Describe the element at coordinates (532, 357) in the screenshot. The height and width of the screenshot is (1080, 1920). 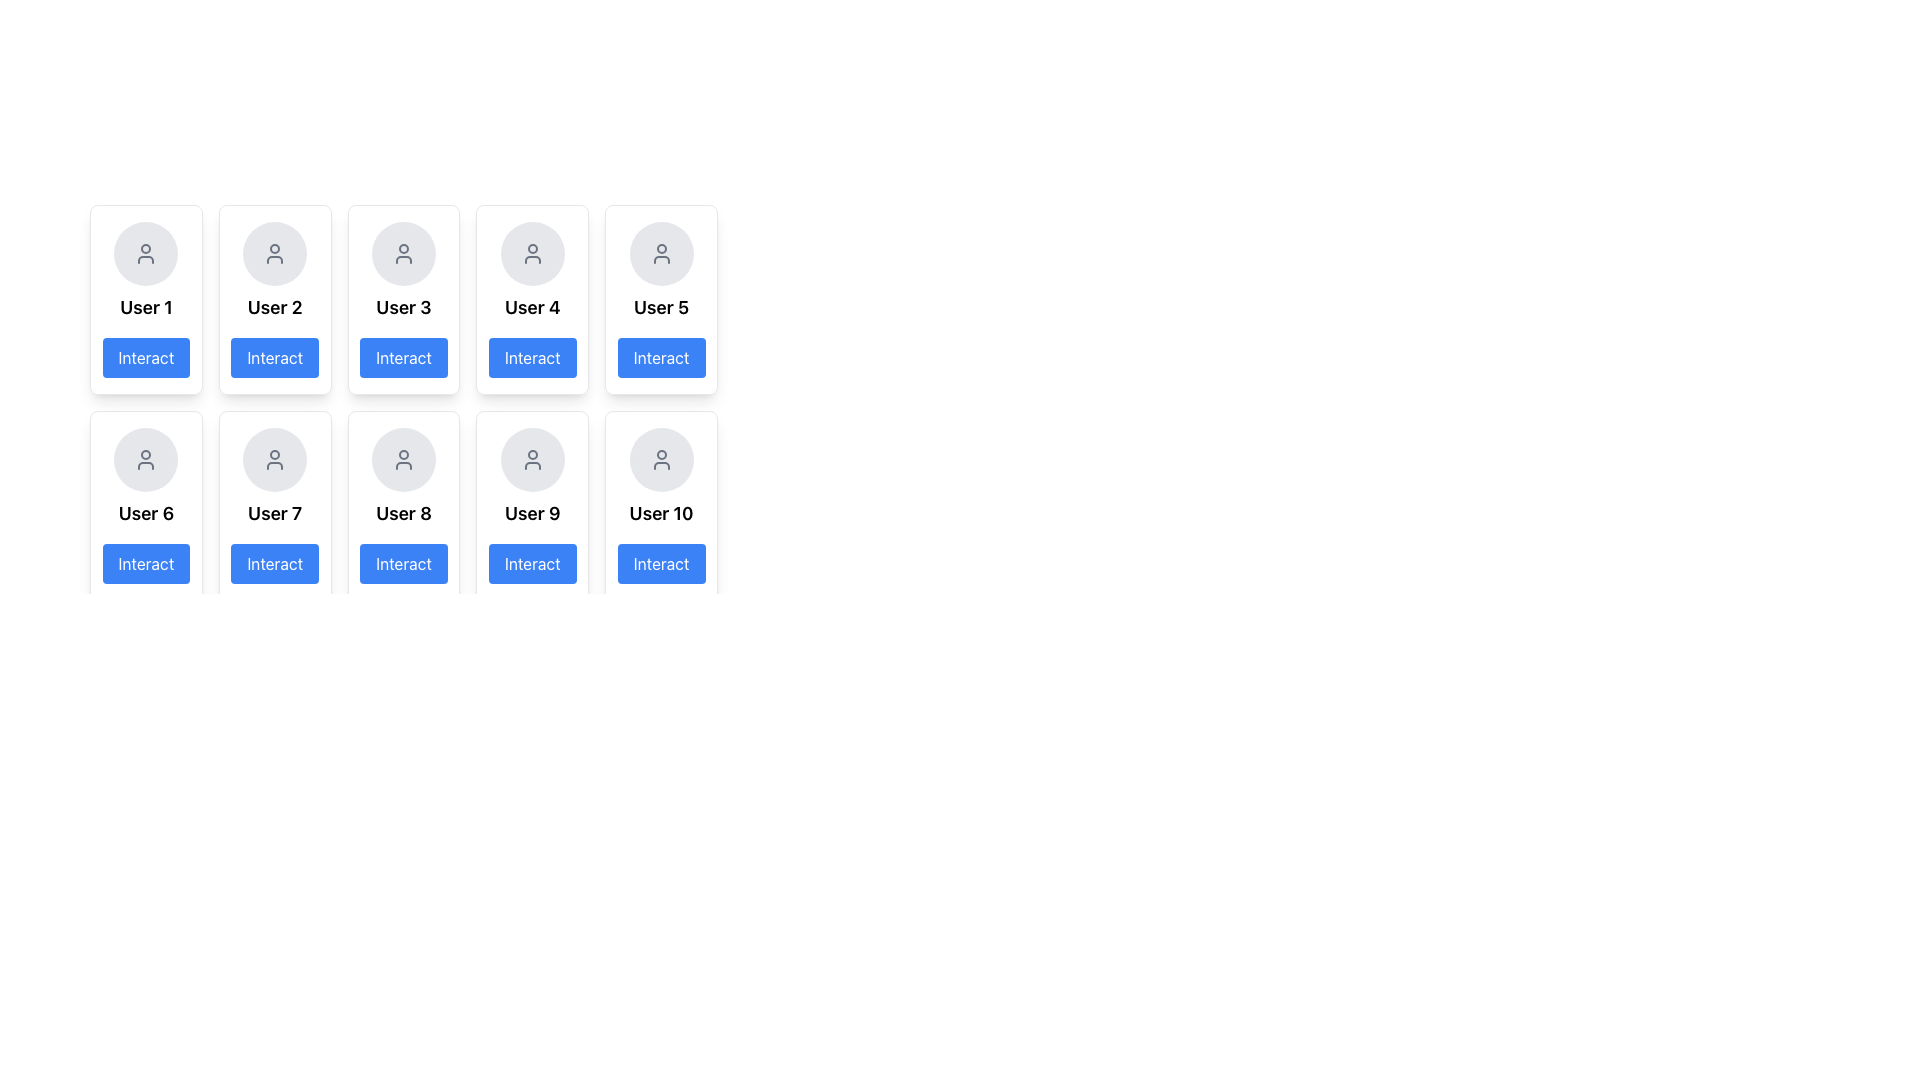
I see `the 'Interact' button for 'User 4'` at that location.